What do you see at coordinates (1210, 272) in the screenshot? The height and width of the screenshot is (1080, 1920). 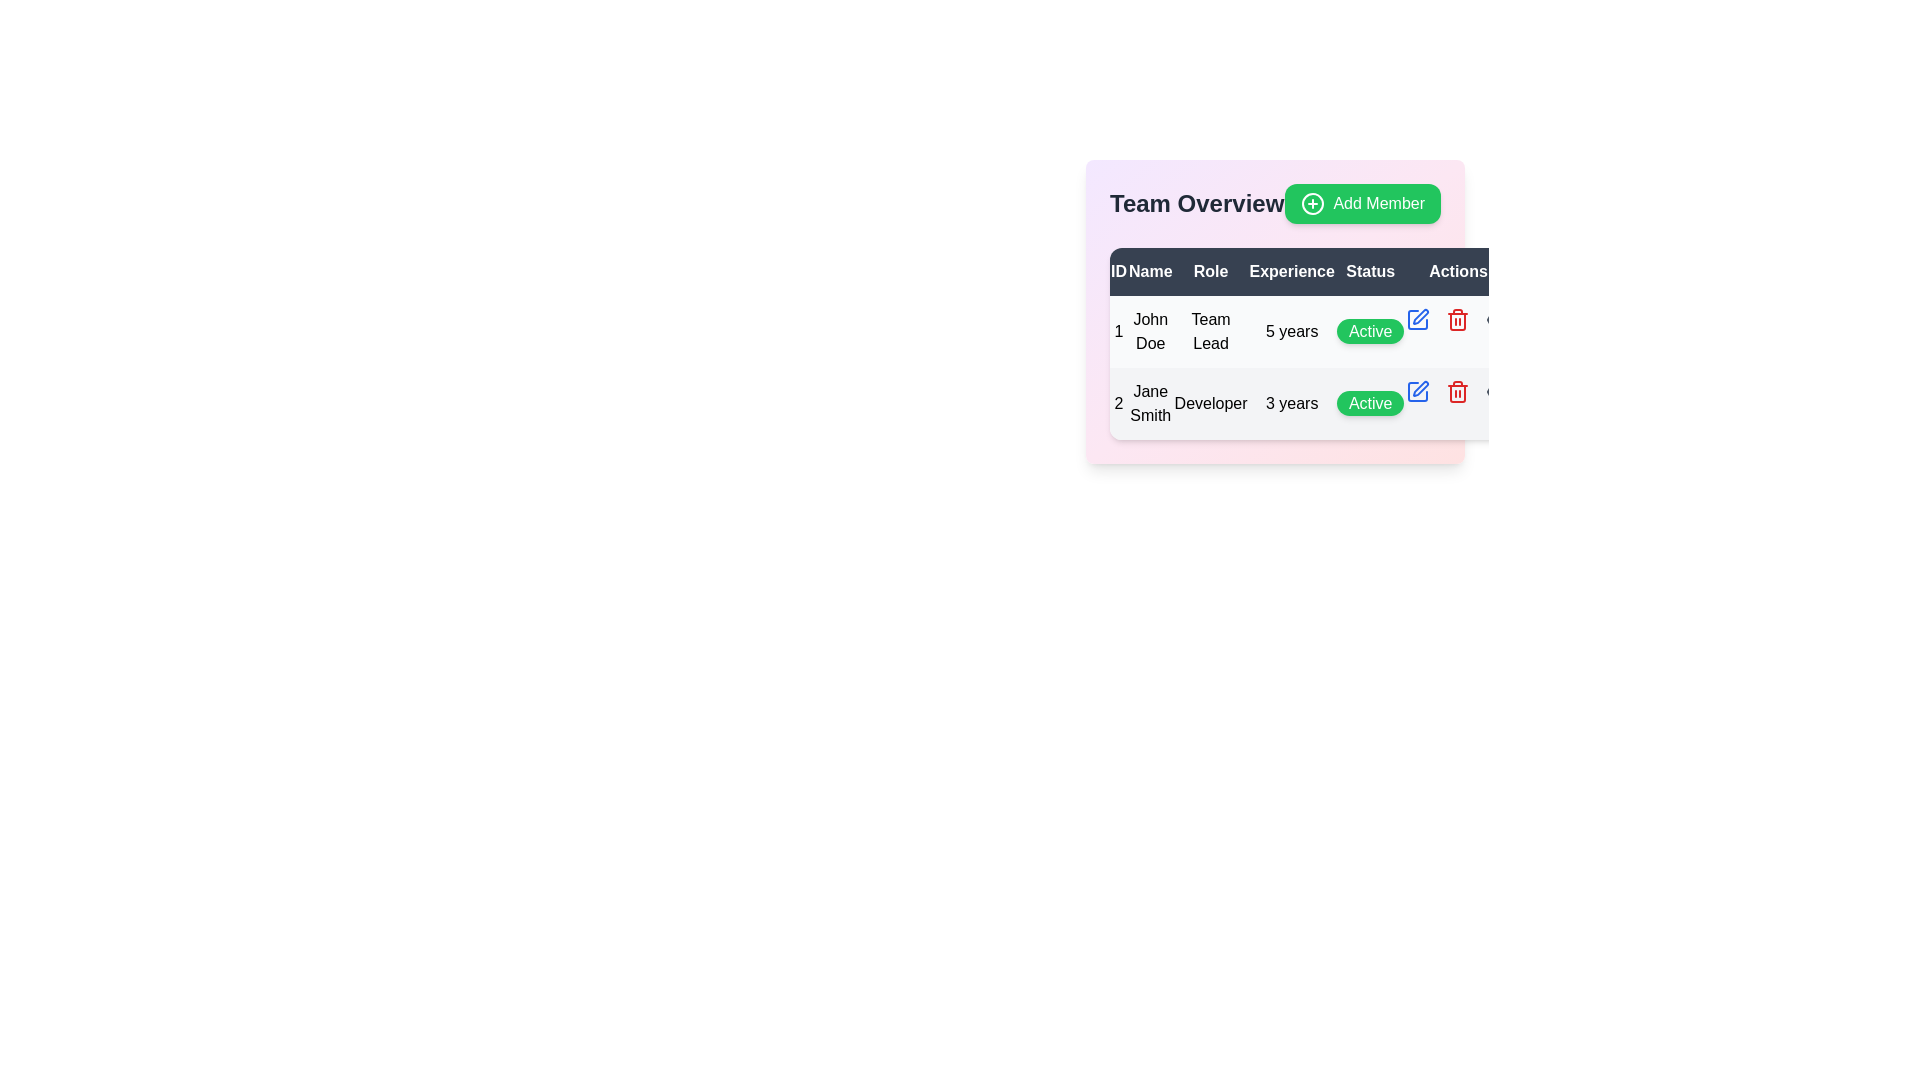 I see `the 'Role' text label in the table header, which is styled with a white font against a dark blue background and is the third header from the left` at bounding box center [1210, 272].